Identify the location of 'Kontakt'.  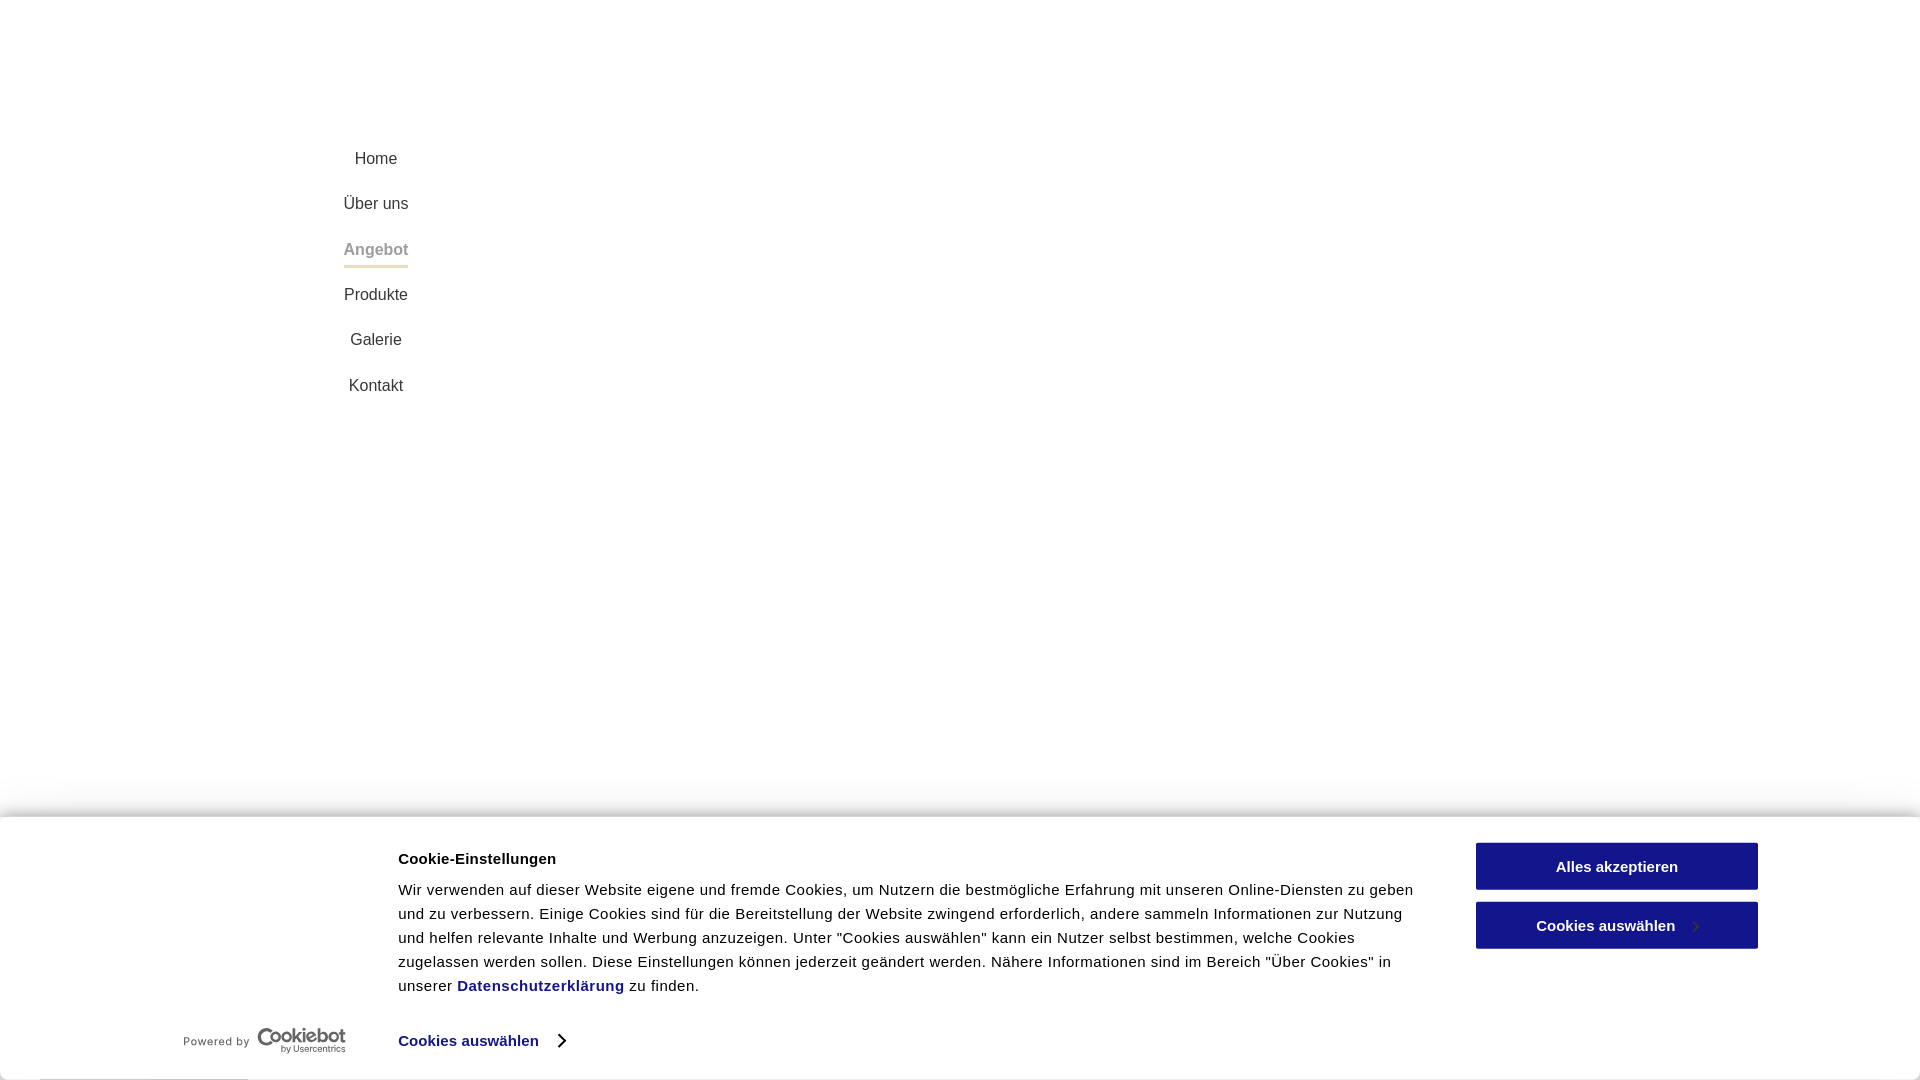
(1126, 956).